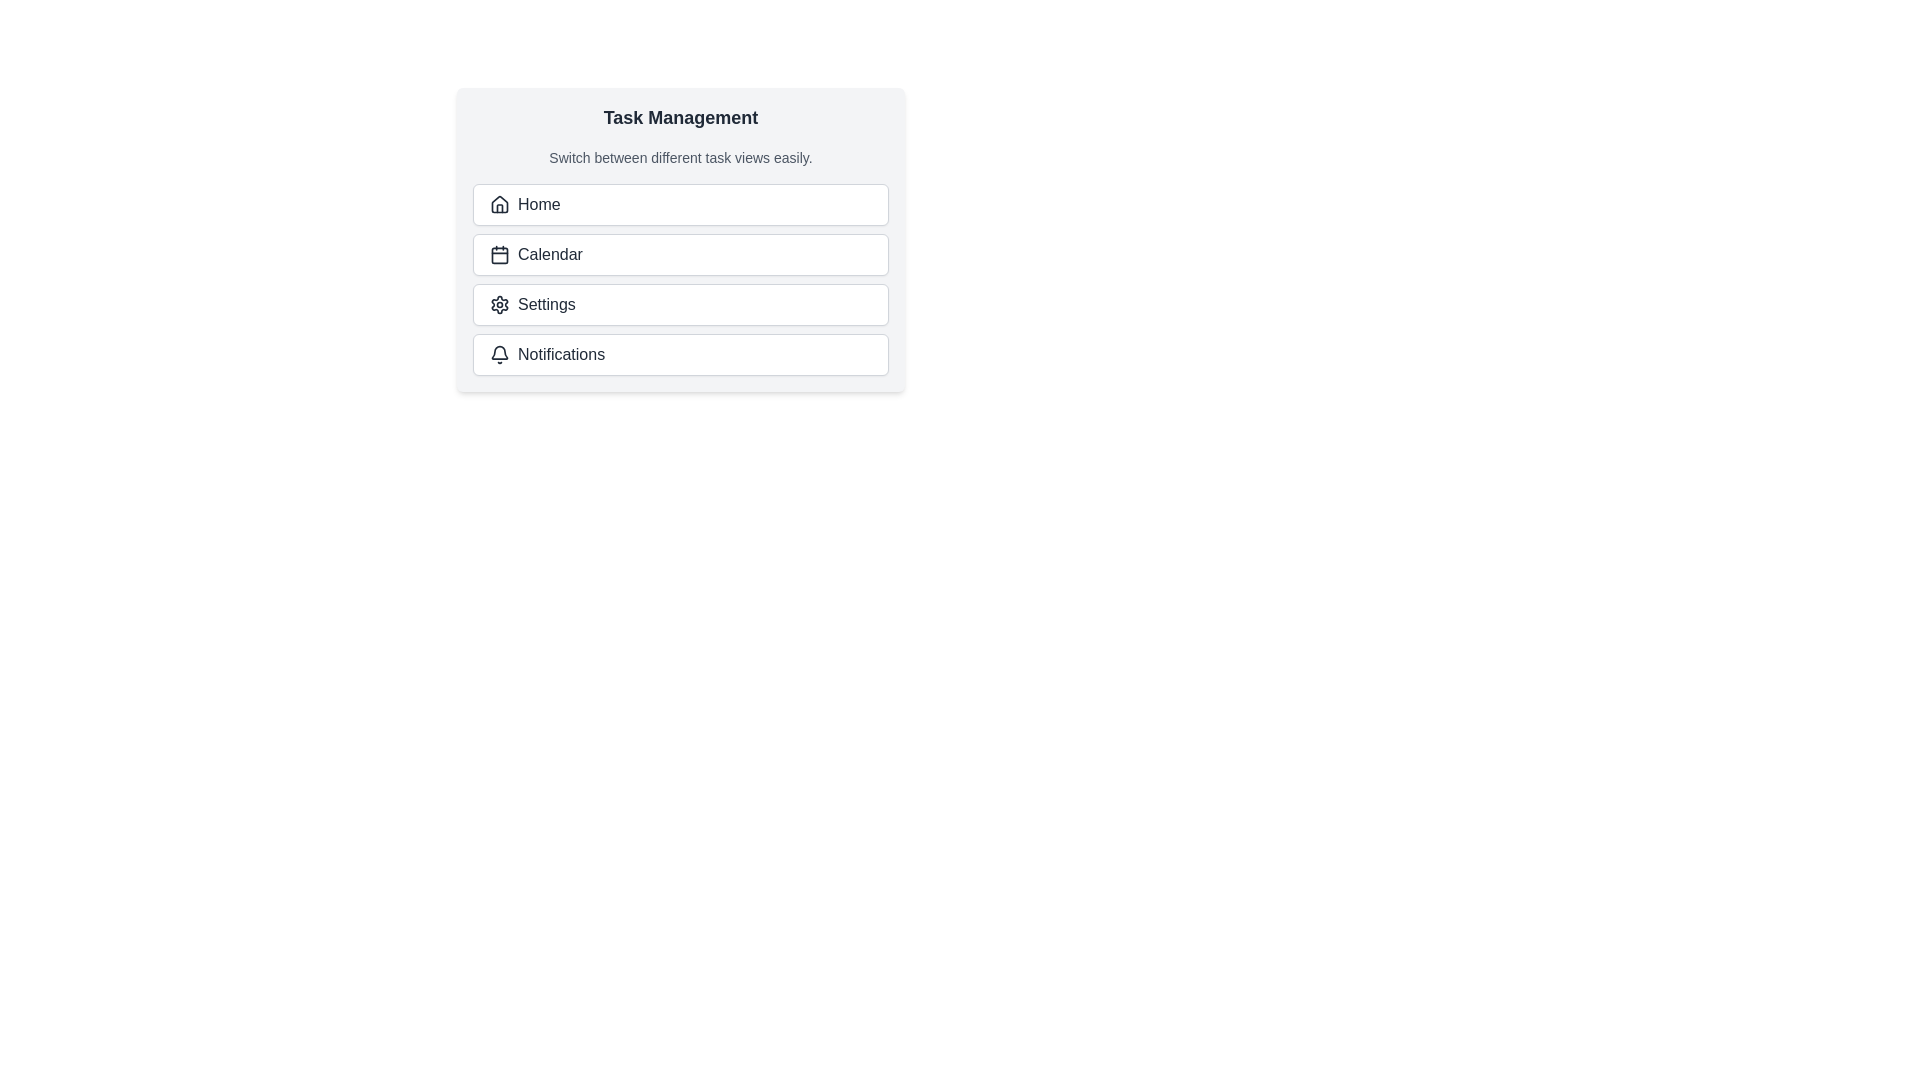 The image size is (1920, 1080). What do you see at coordinates (681, 157) in the screenshot?
I see `the supplementary information text located directly below the 'Task Management' title and above the navigation options` at bounding box center [681, 157].